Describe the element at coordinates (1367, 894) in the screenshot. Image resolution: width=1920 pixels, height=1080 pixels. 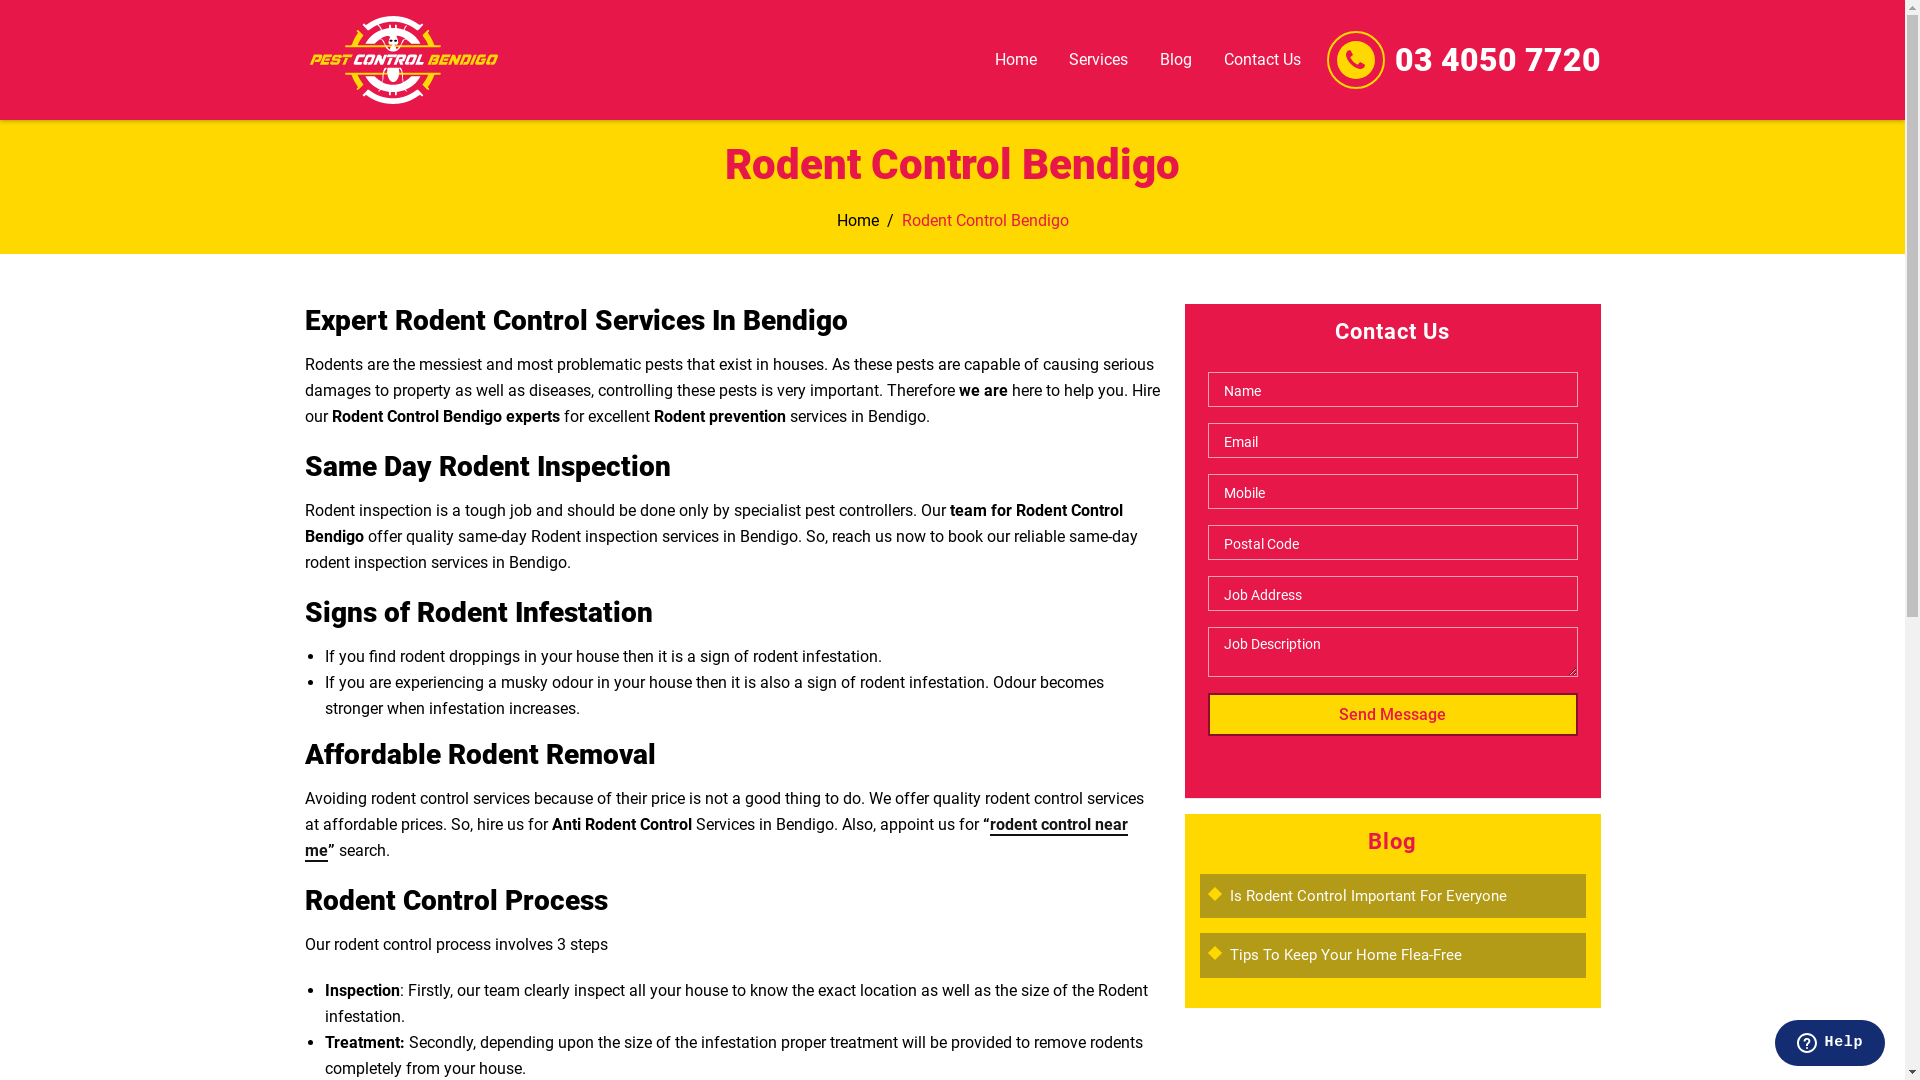
I see `'Is Rodent Control Important For Everyone'` at that location.